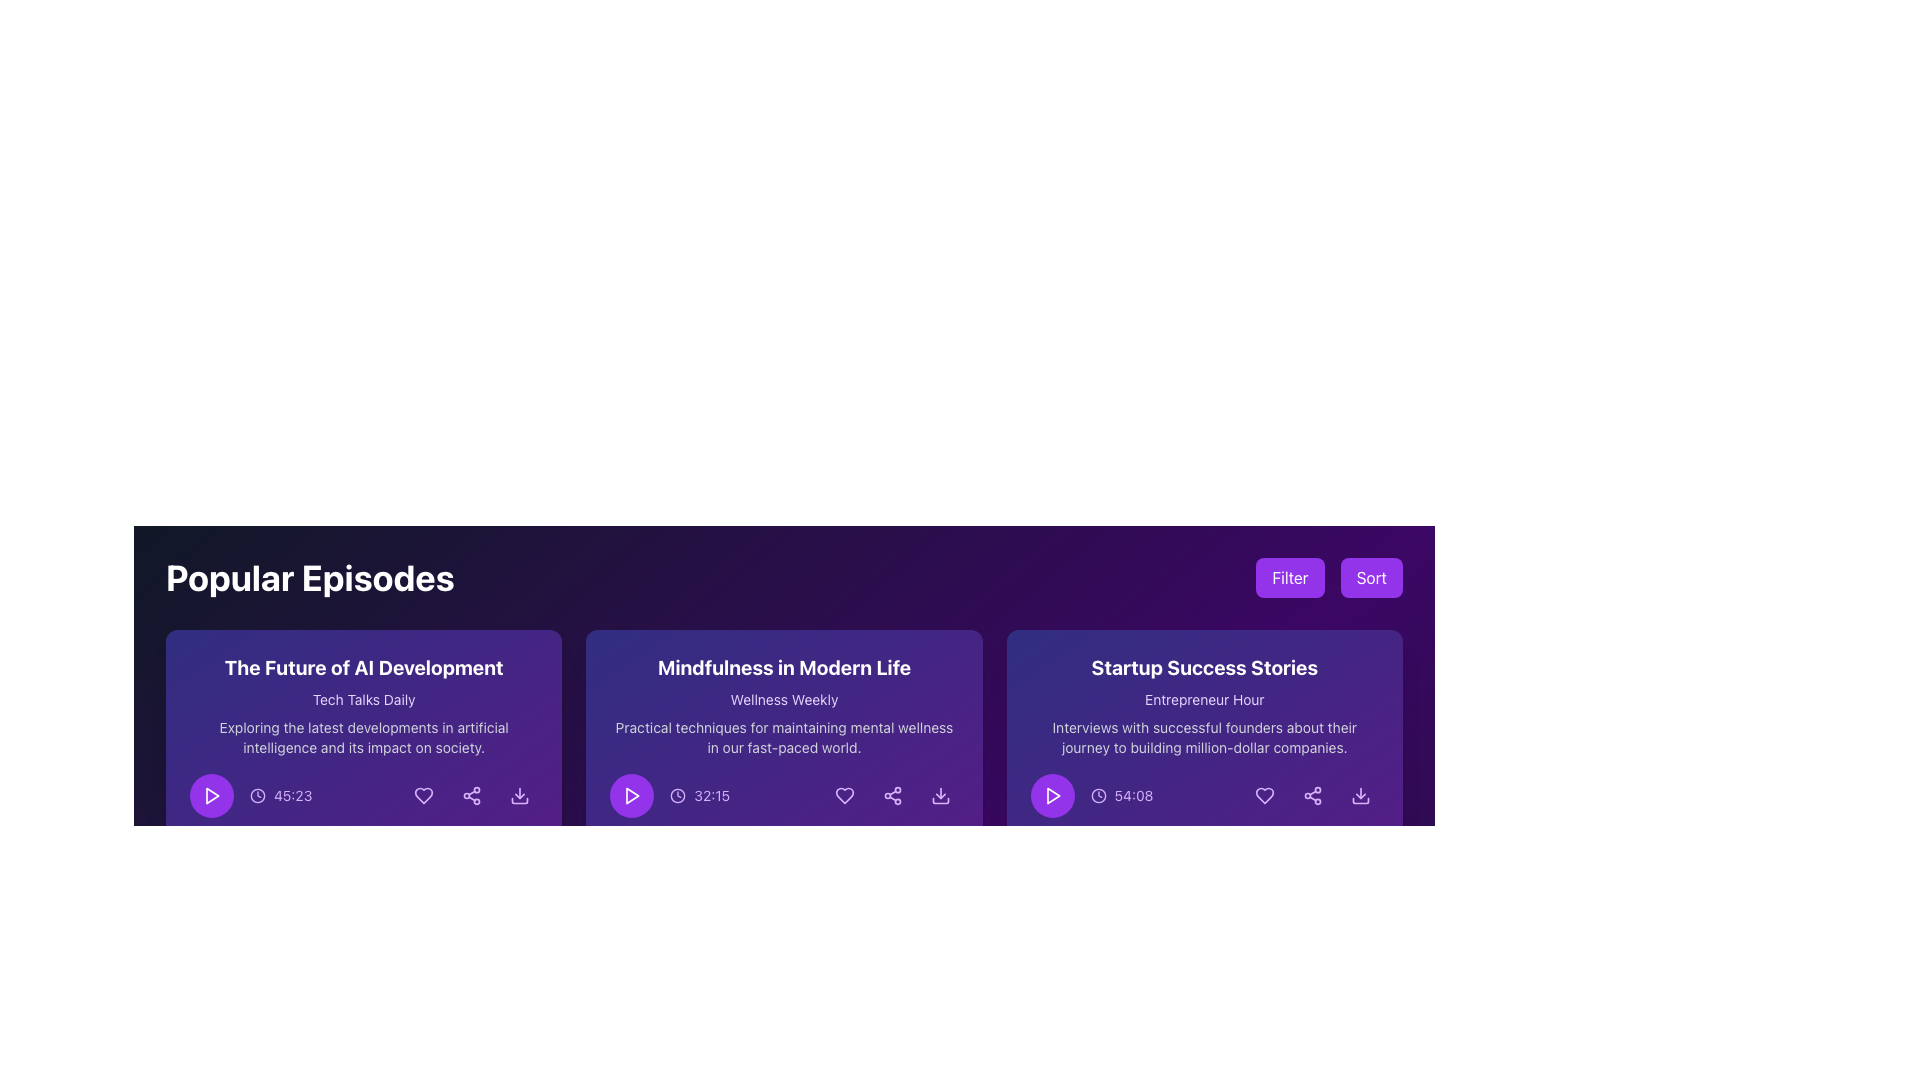 The height and width of the screenshot is (1080, 1920). What do you see at coordinates (1052, 794) in the screenshot?
I see `the triangular play icon within the purple circular button located under the 'Startup Success Stories' card` at bounding box center [1052, 794].